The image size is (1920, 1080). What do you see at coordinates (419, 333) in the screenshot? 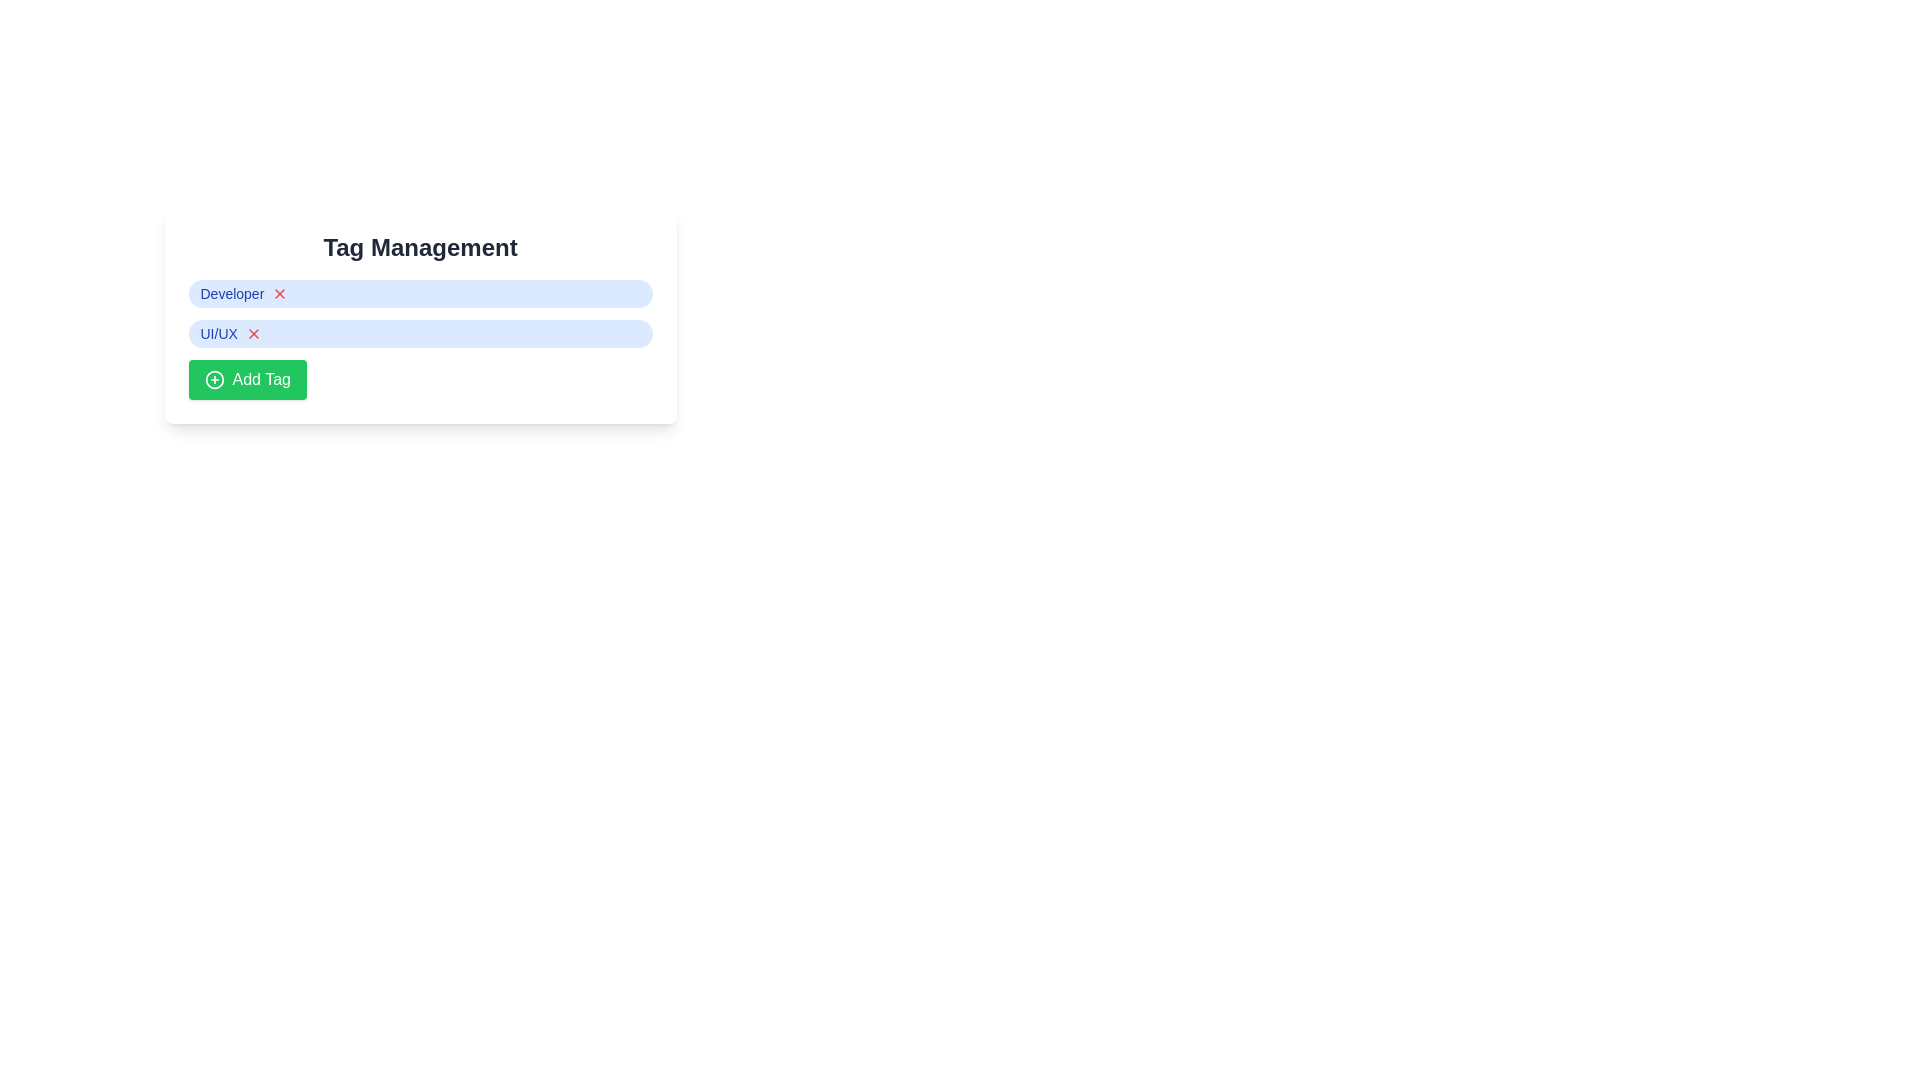
I see `the second tag in the 'Tag Management' section` at bounding box center [419, 333].